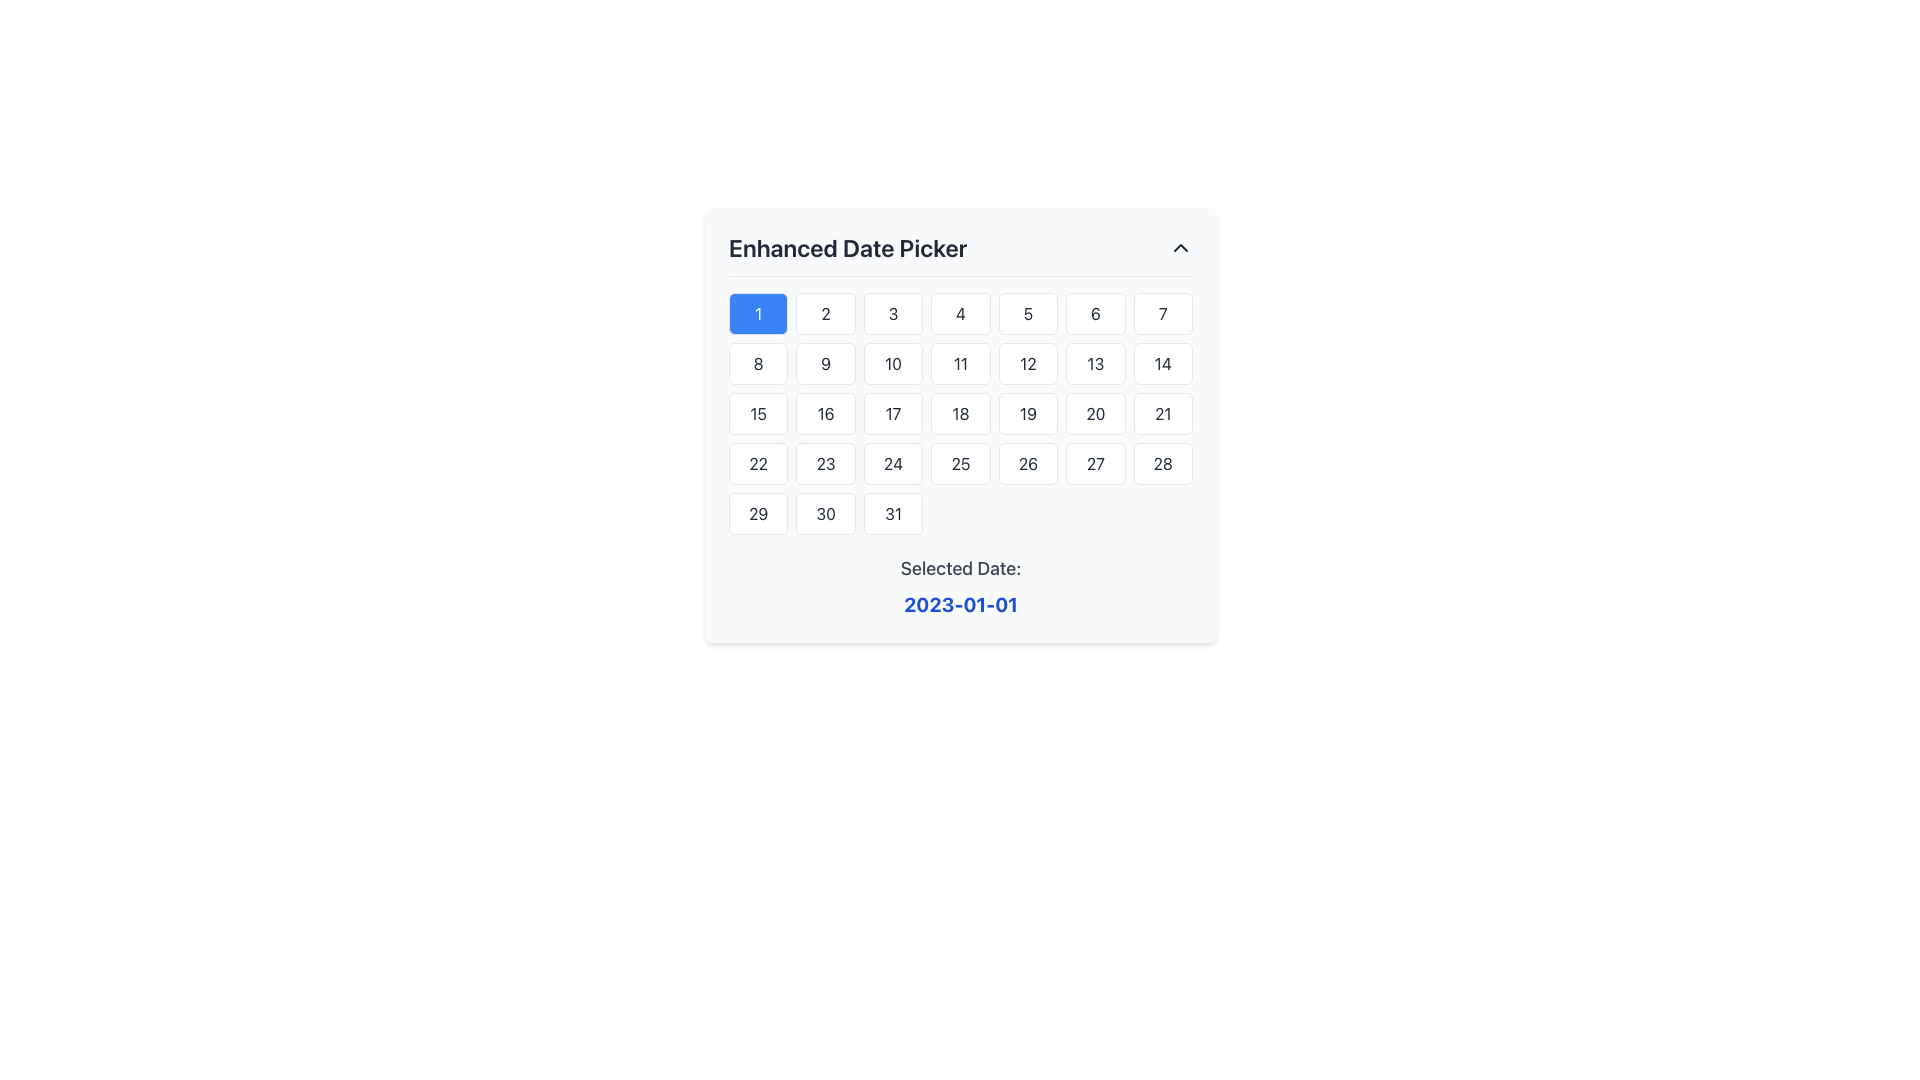 This screenshot has height=1080, width=1920. I want to click on the rounded rectangular button labeled '13' with a white background and a slim gray border to trigger a visual effect, so click(1094, 363).